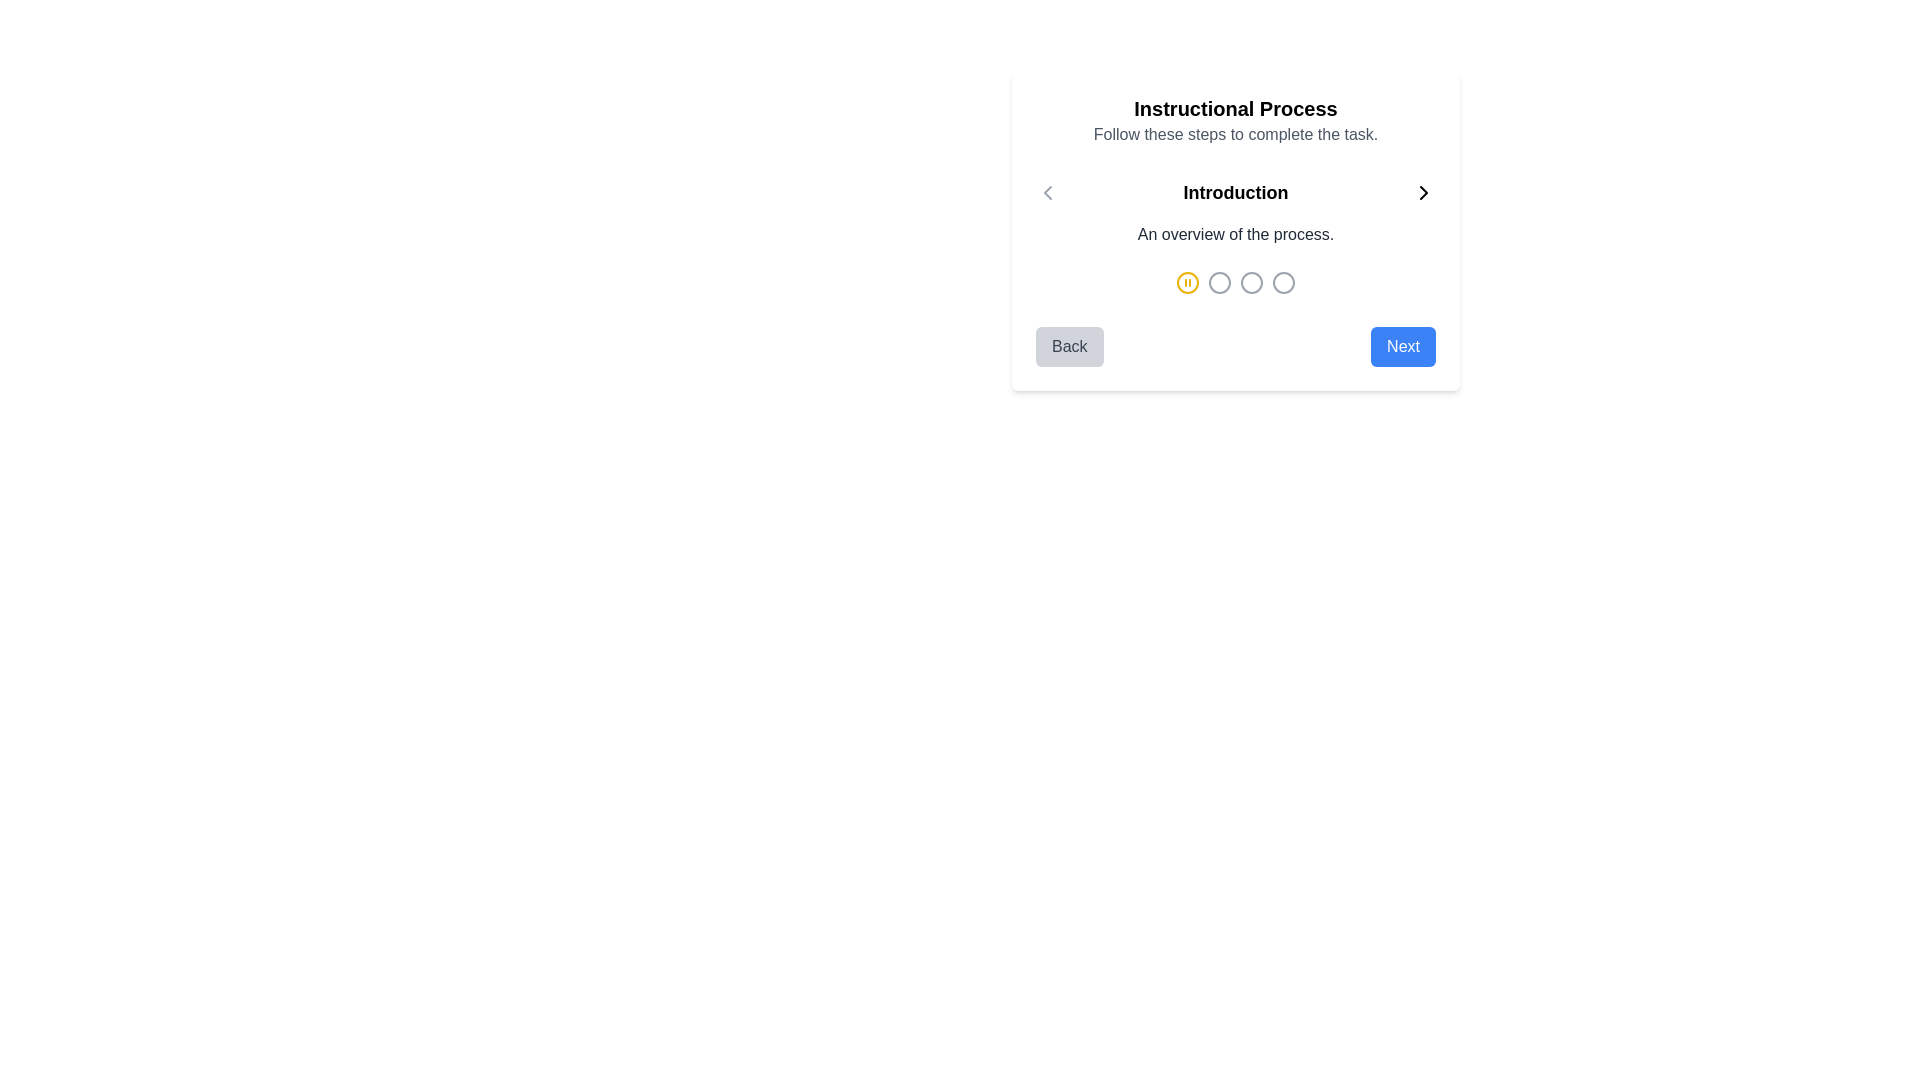  Describe the element at coordinates (1218, 282) in the screenshot. I see `the third circular icon in the horizontally aligned group of icons, which serves as a selection option or indicator` at that location.